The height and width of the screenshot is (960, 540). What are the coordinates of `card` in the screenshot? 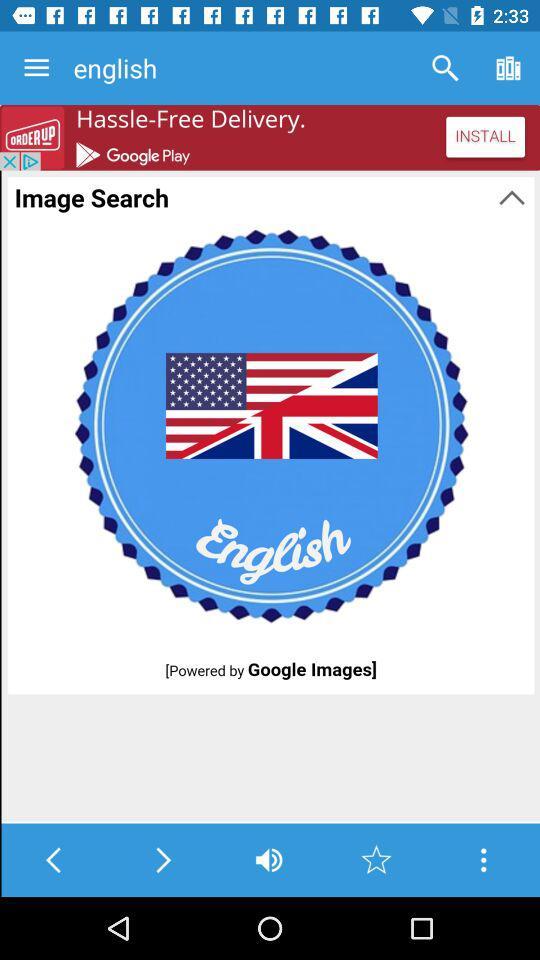 It's located at (482, 859).